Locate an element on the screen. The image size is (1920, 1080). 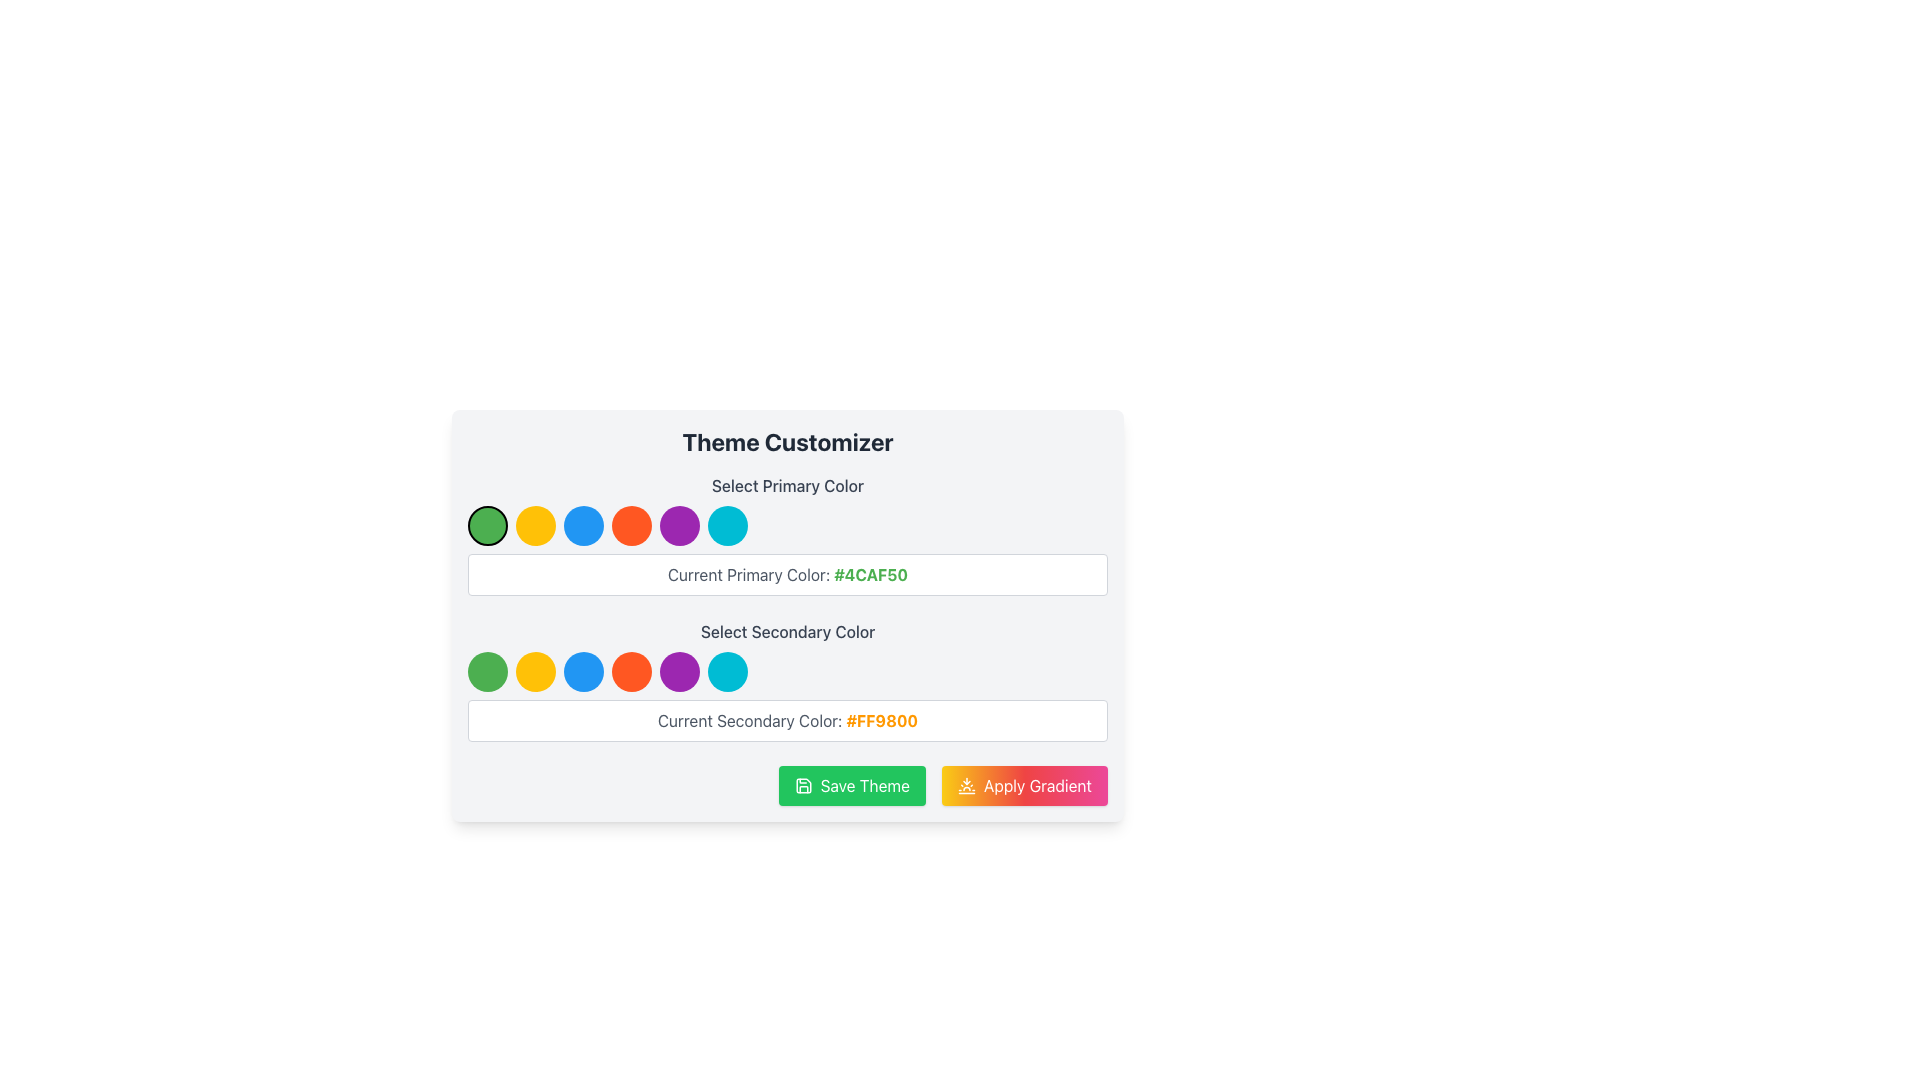
the Label/Static Text that provides context for the adjacent color code '#4CAF50' is located at coordinates (750, 574).